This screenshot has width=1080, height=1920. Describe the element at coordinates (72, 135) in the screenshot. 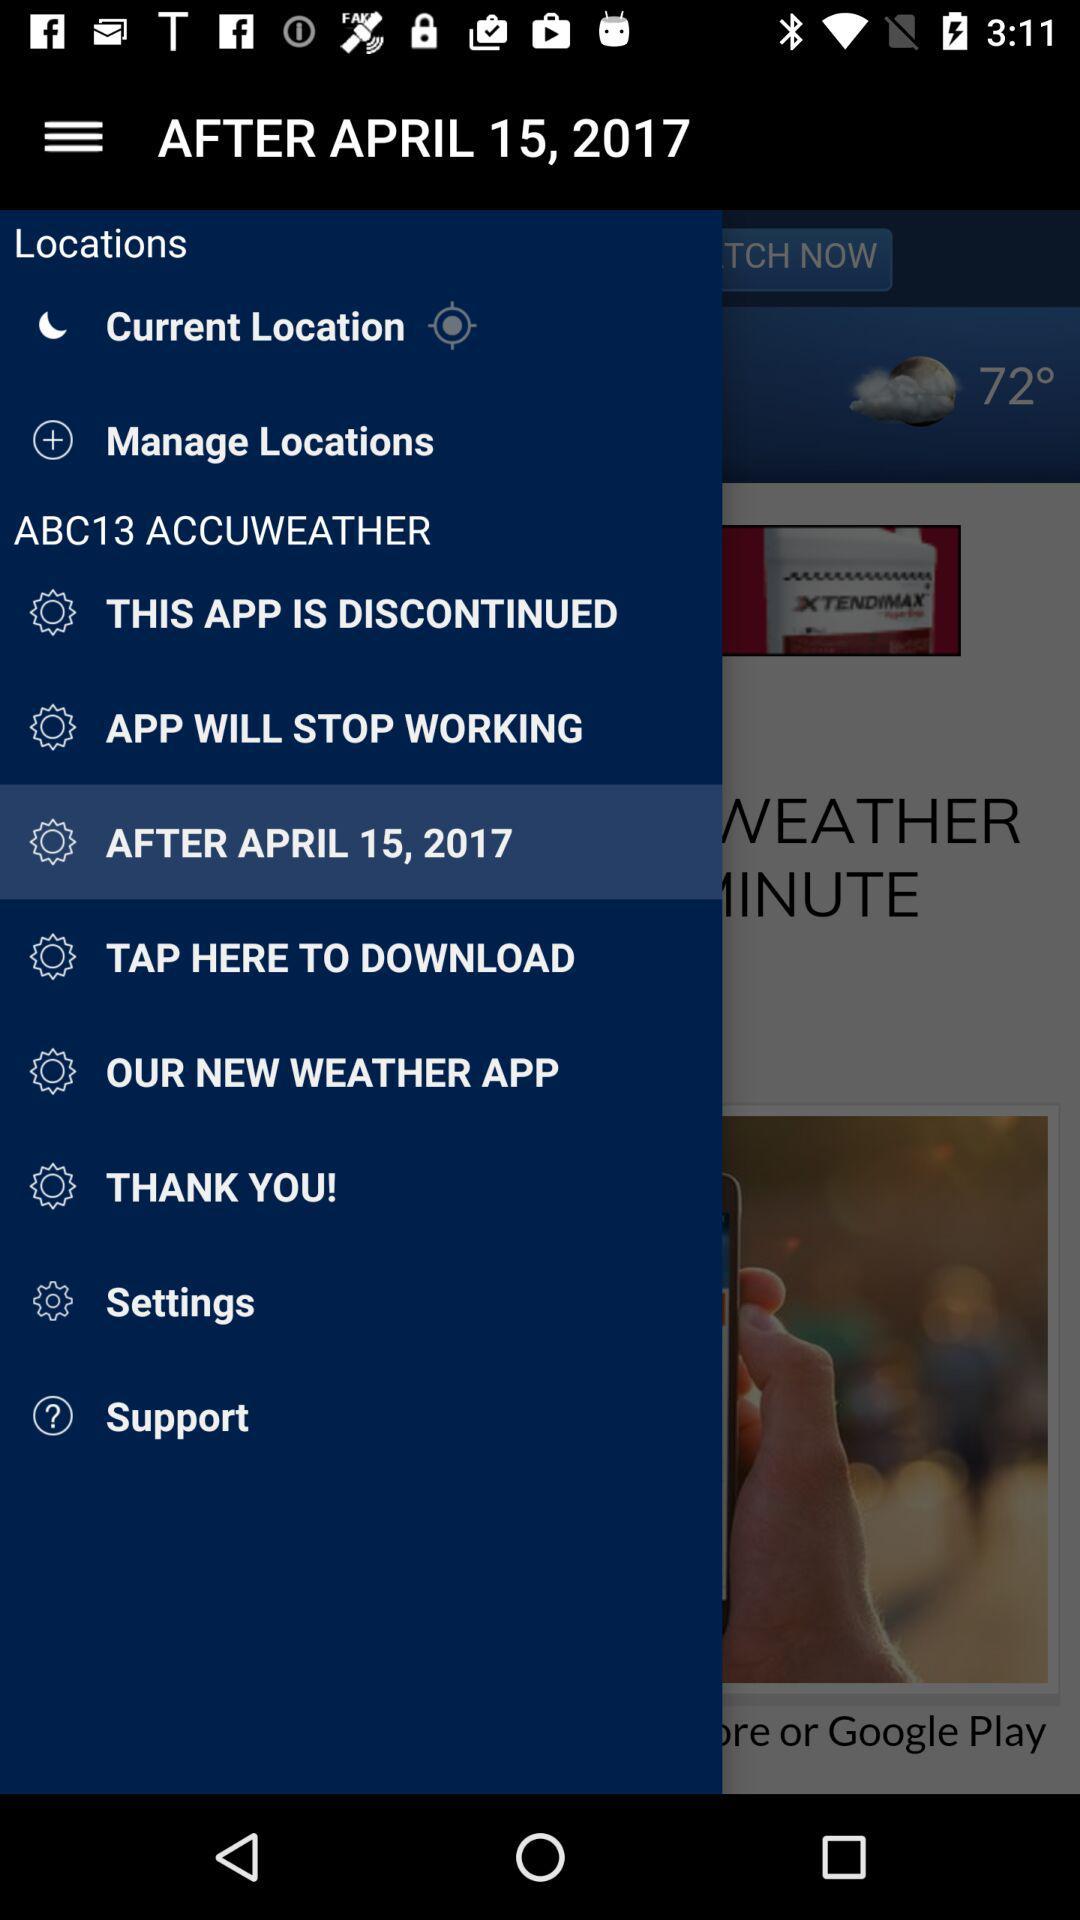

I see `the icon next to the after april 15 item` at that location.